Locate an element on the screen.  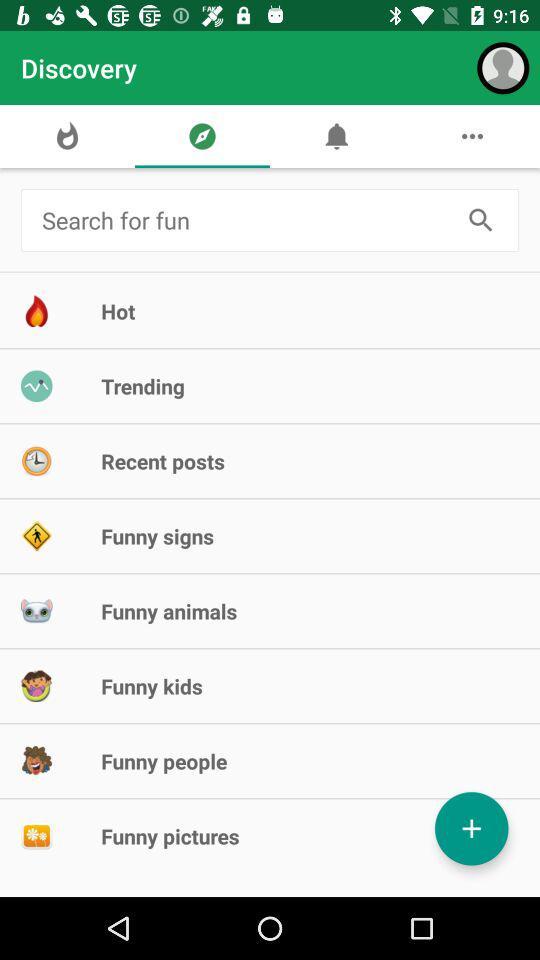
the add icon is located at coordinates (471, 828).